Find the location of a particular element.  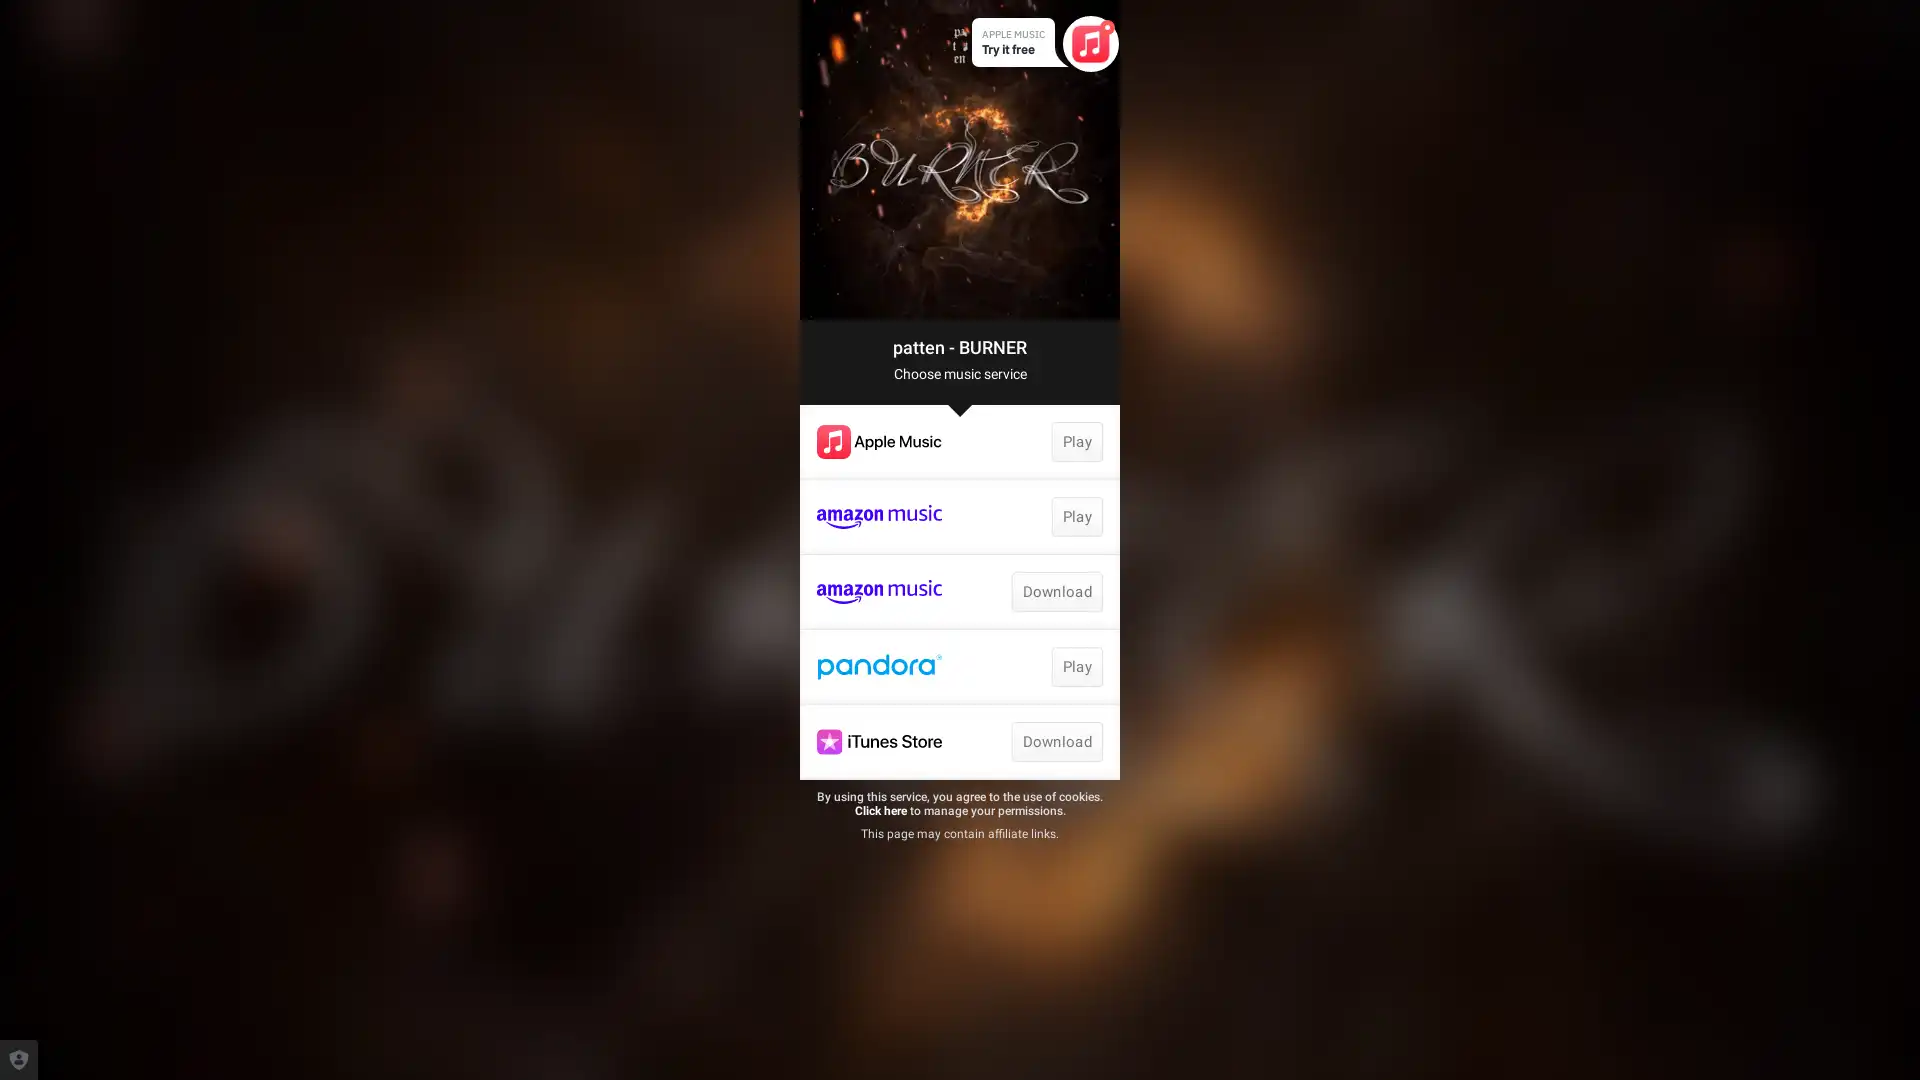

Play is located at coordinates (1075, 441).